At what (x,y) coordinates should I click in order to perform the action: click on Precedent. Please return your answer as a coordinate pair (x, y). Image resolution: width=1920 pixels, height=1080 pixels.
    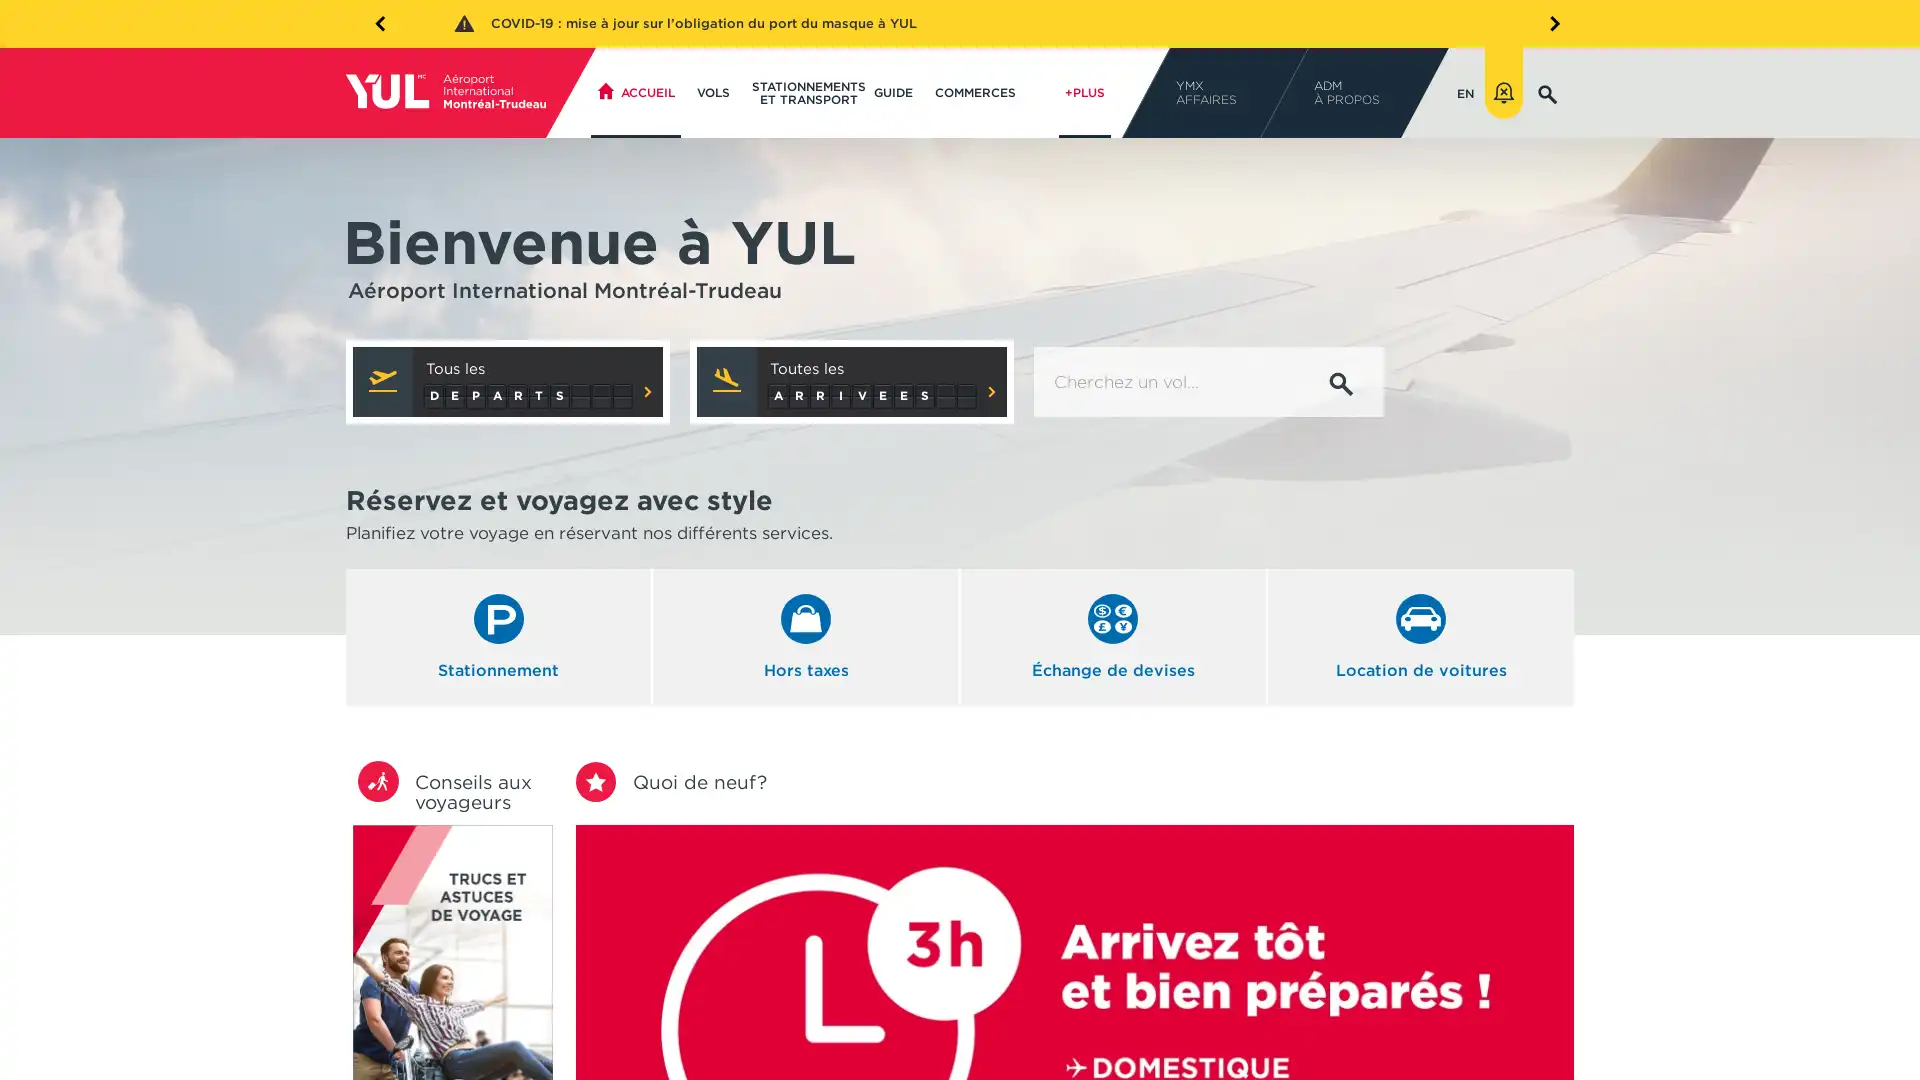
    Looking at the image, I should click on (379, 22).